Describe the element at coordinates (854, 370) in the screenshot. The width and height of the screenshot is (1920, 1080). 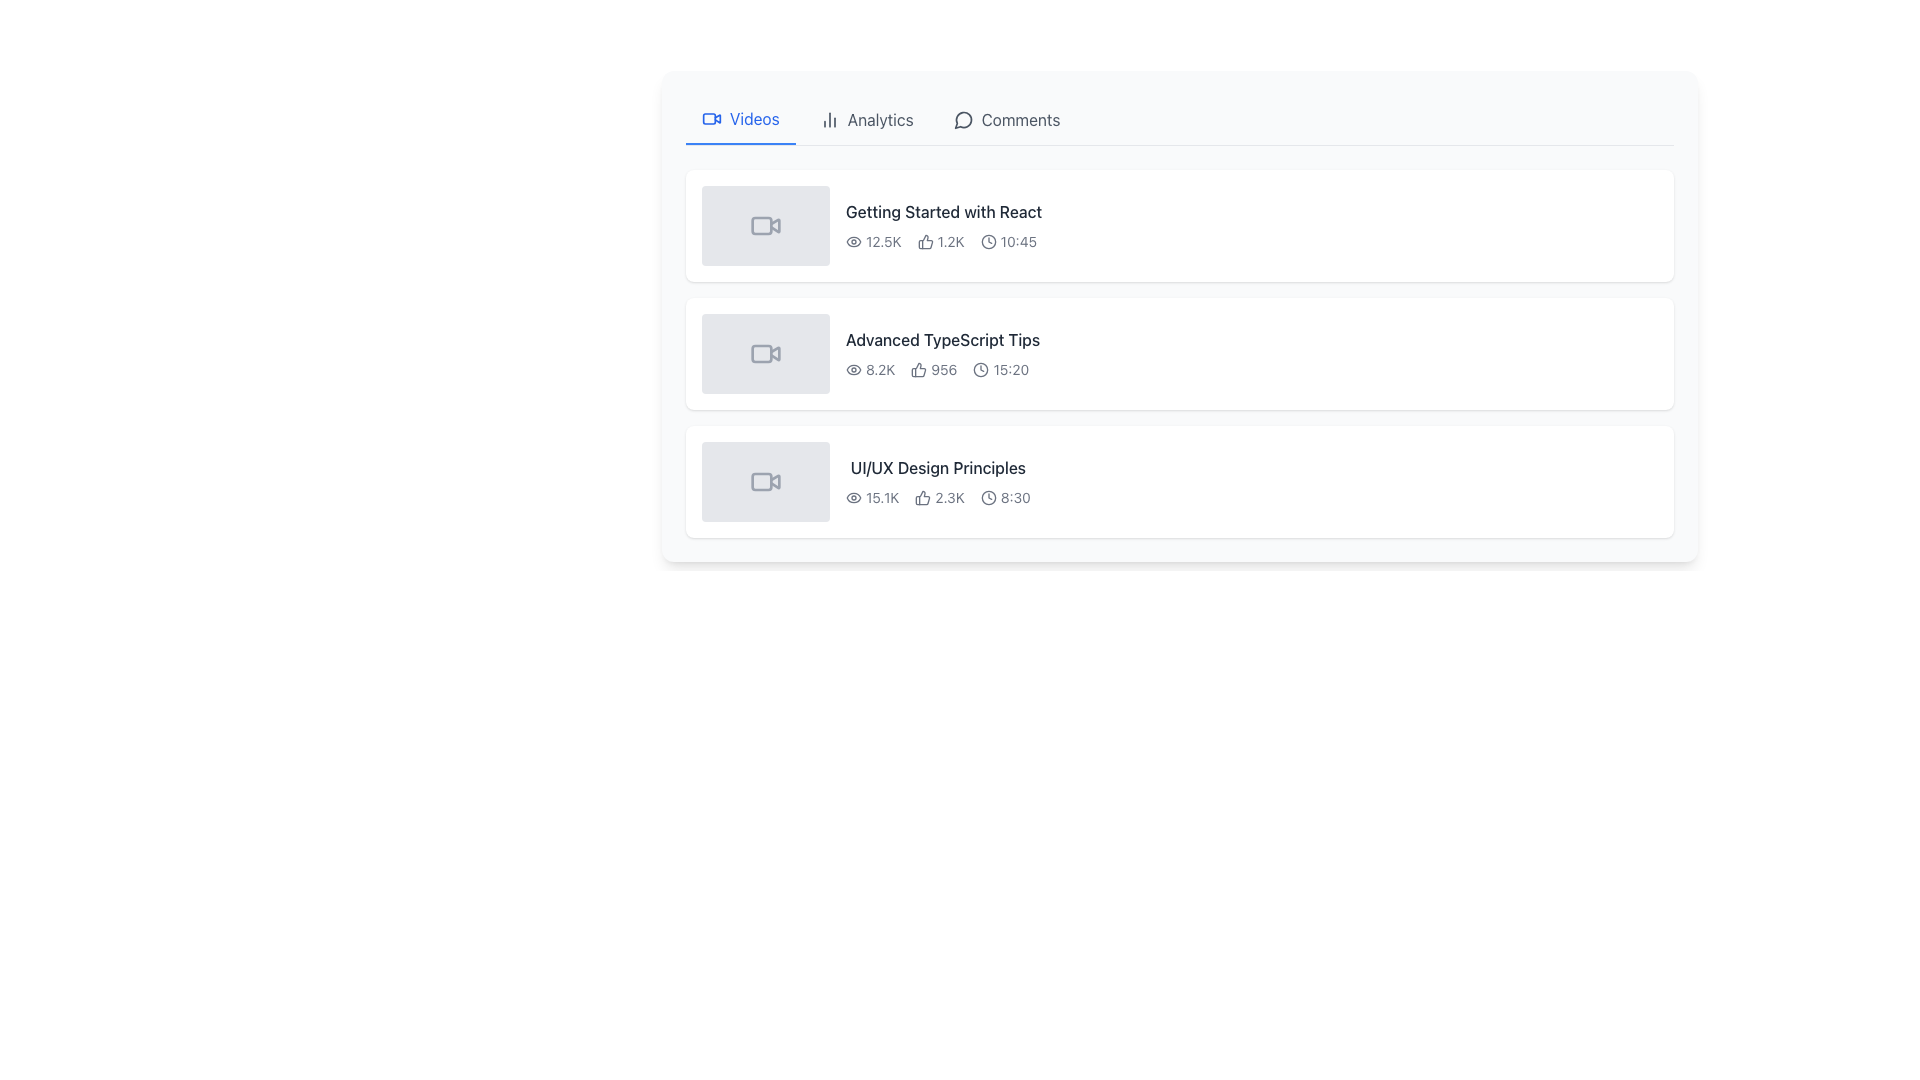
I see `the eye icon located to the left of the numeric label '8.2K' in the 'Advanced TypeScript Tips' content panel to understand its significance` at that location.